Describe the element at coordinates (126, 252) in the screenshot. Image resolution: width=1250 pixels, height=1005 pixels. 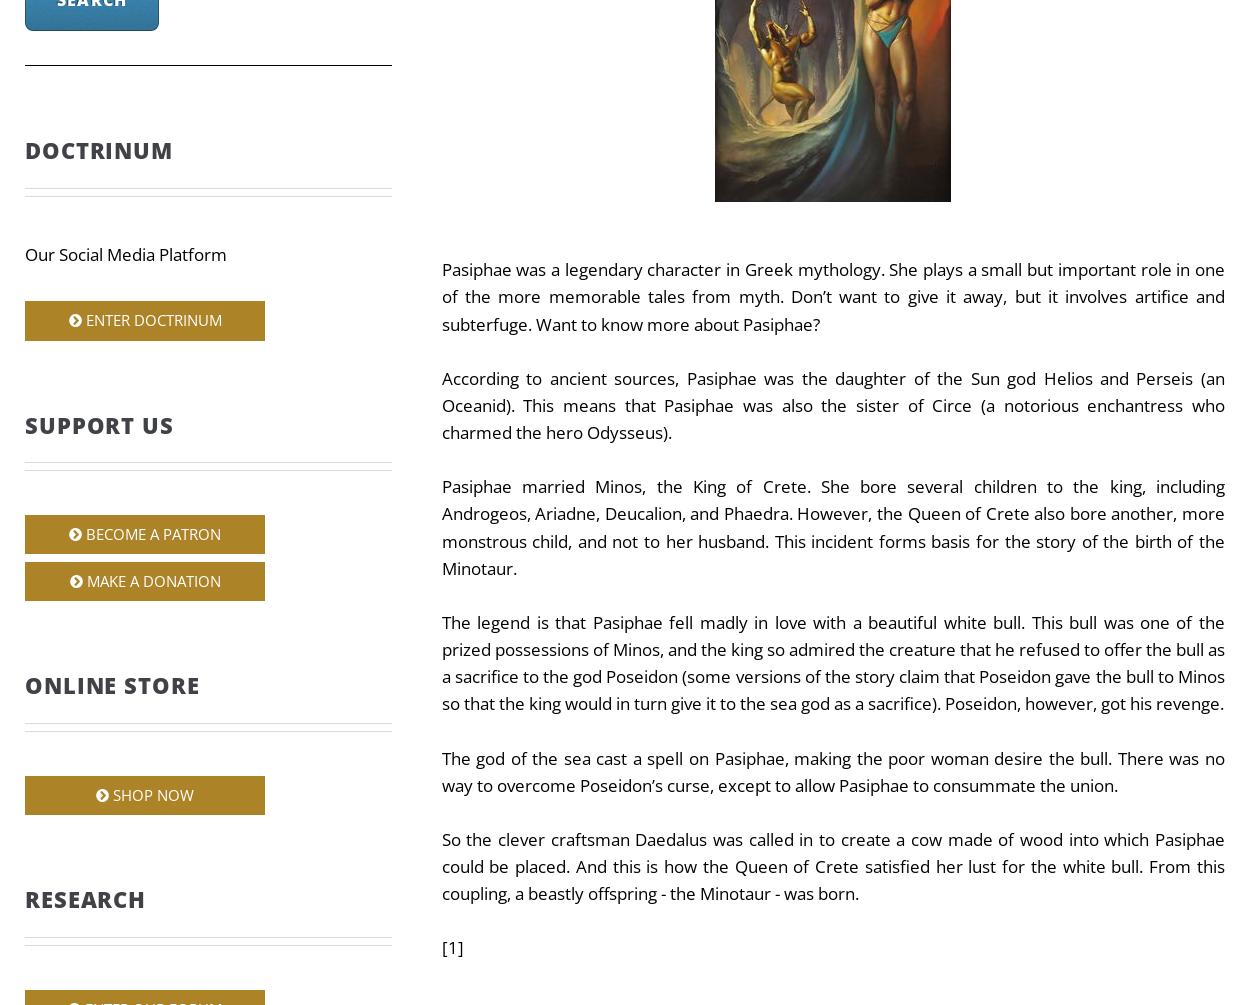
I see `'Our Social Media Platform'` at that location.